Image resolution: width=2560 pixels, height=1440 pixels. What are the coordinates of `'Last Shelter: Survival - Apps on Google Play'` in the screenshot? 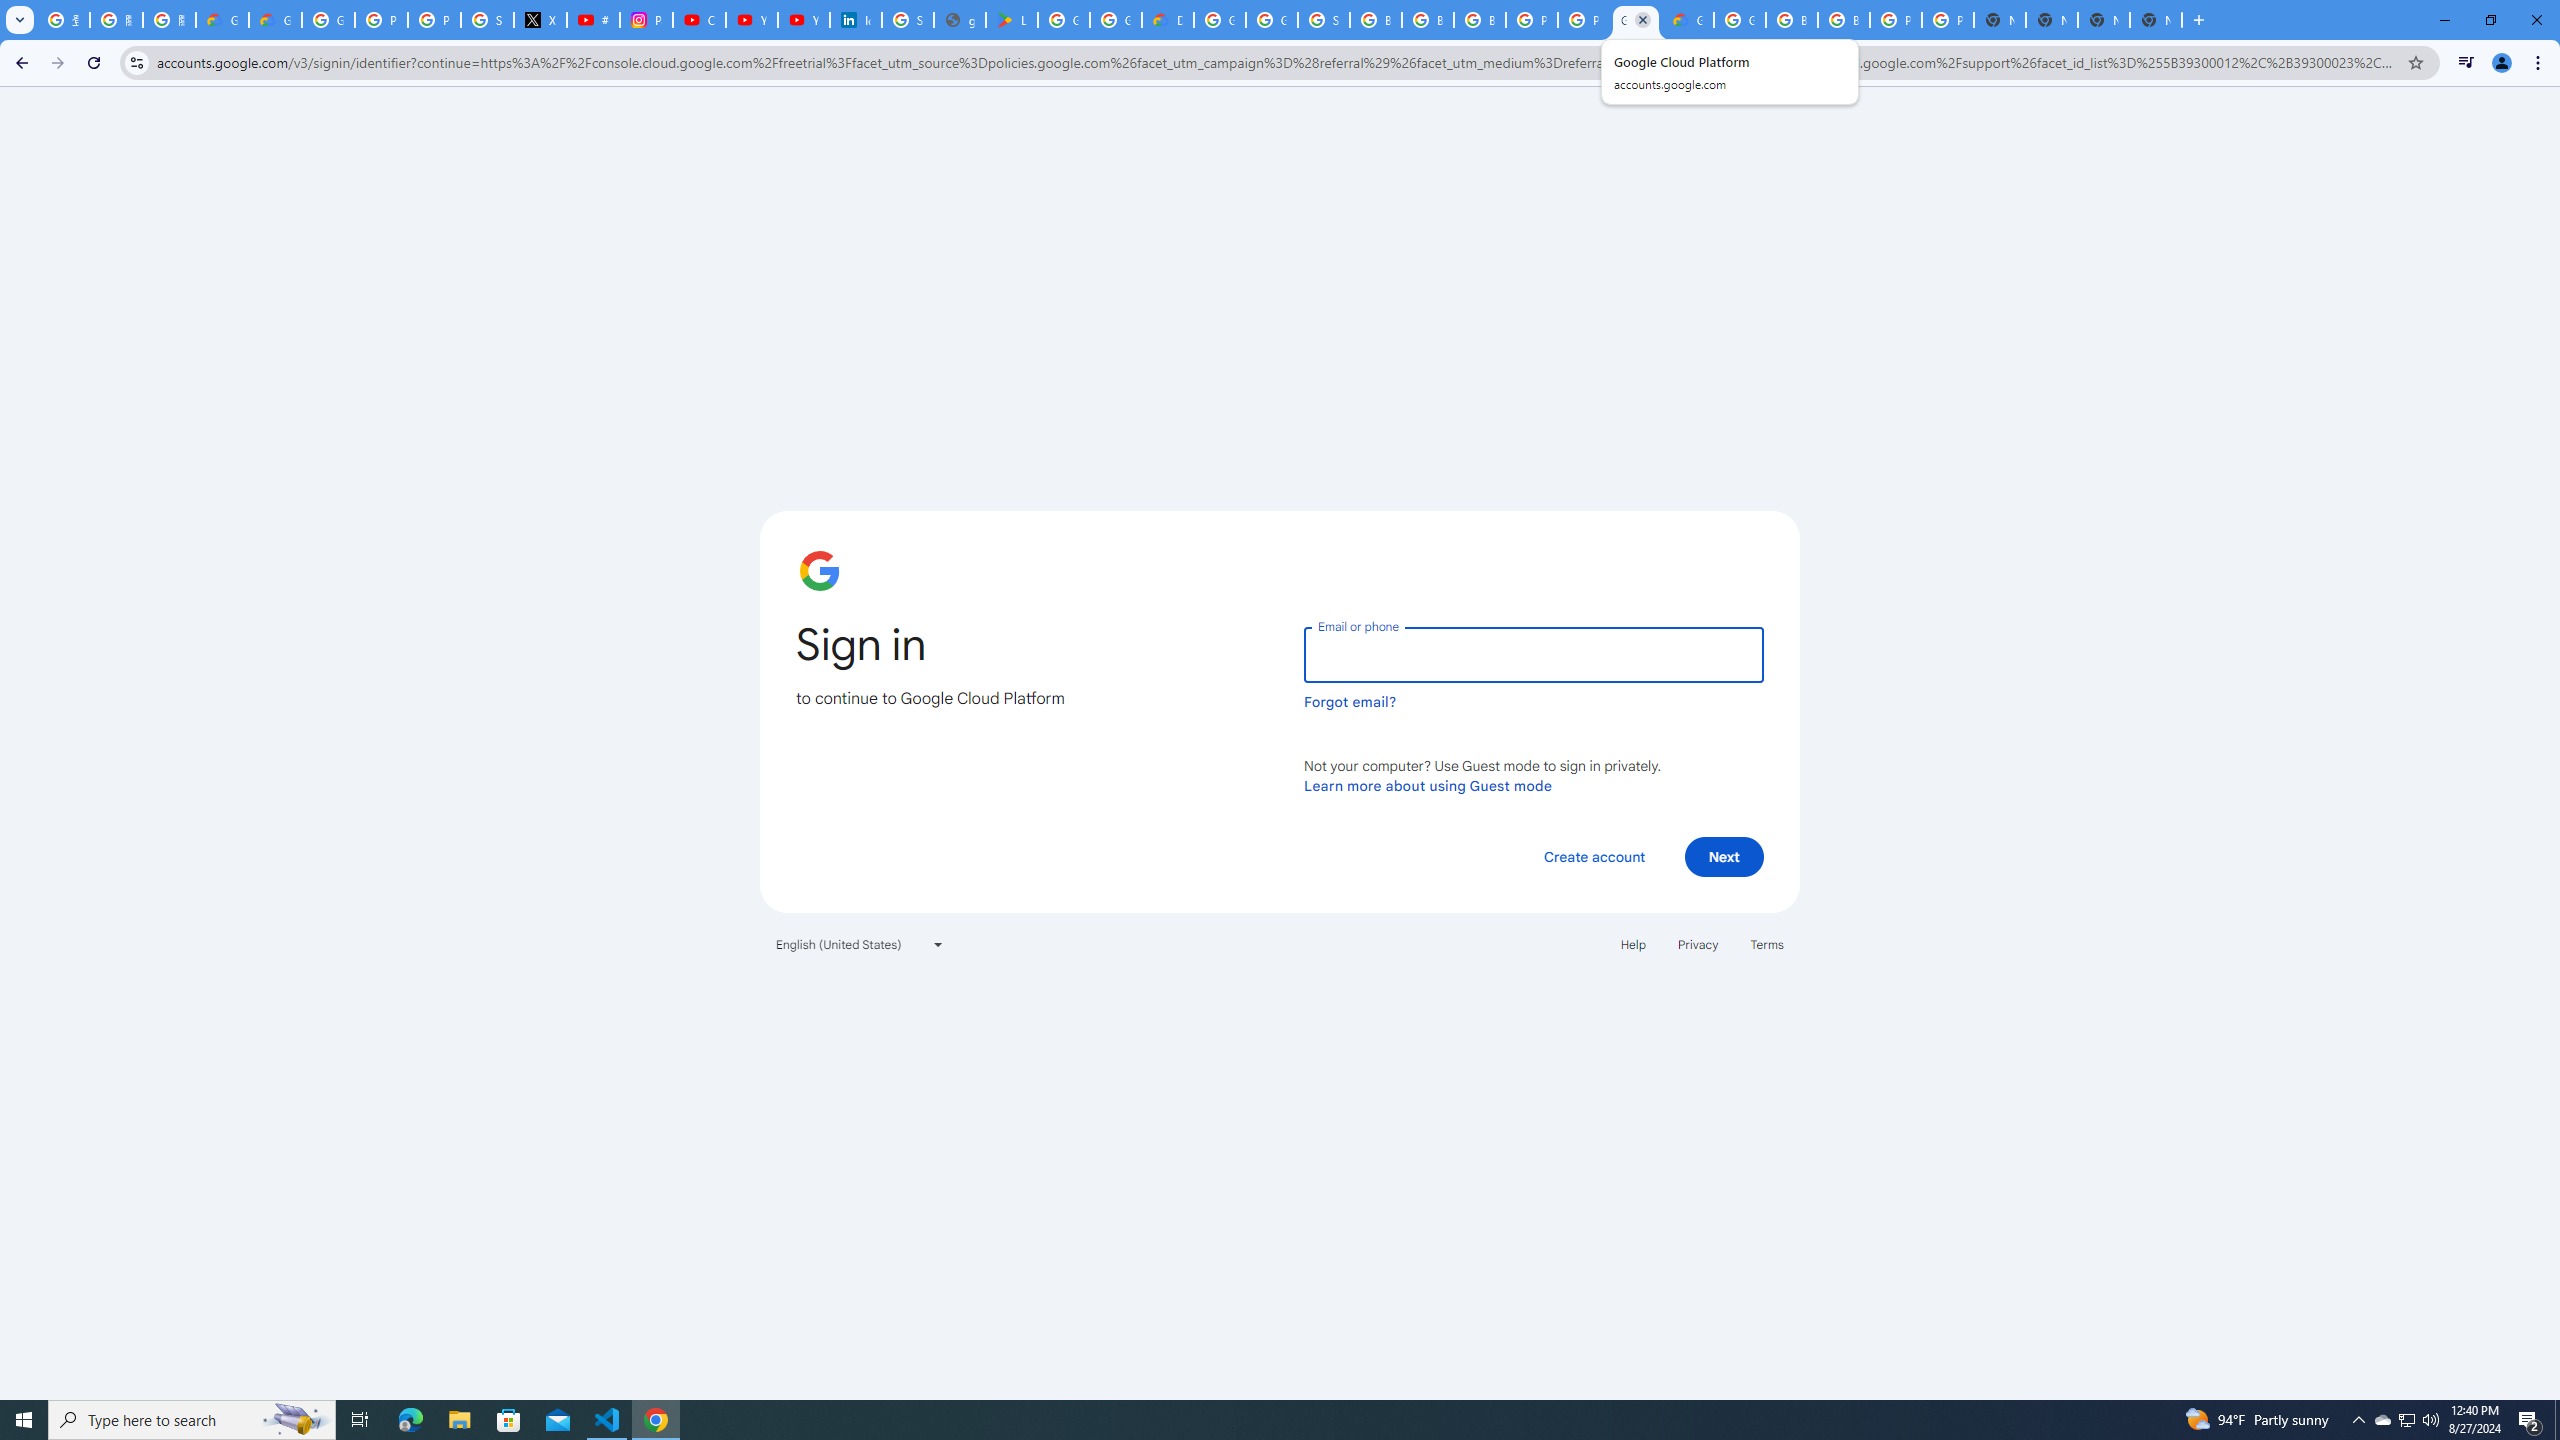 It's located at (1011, 19).